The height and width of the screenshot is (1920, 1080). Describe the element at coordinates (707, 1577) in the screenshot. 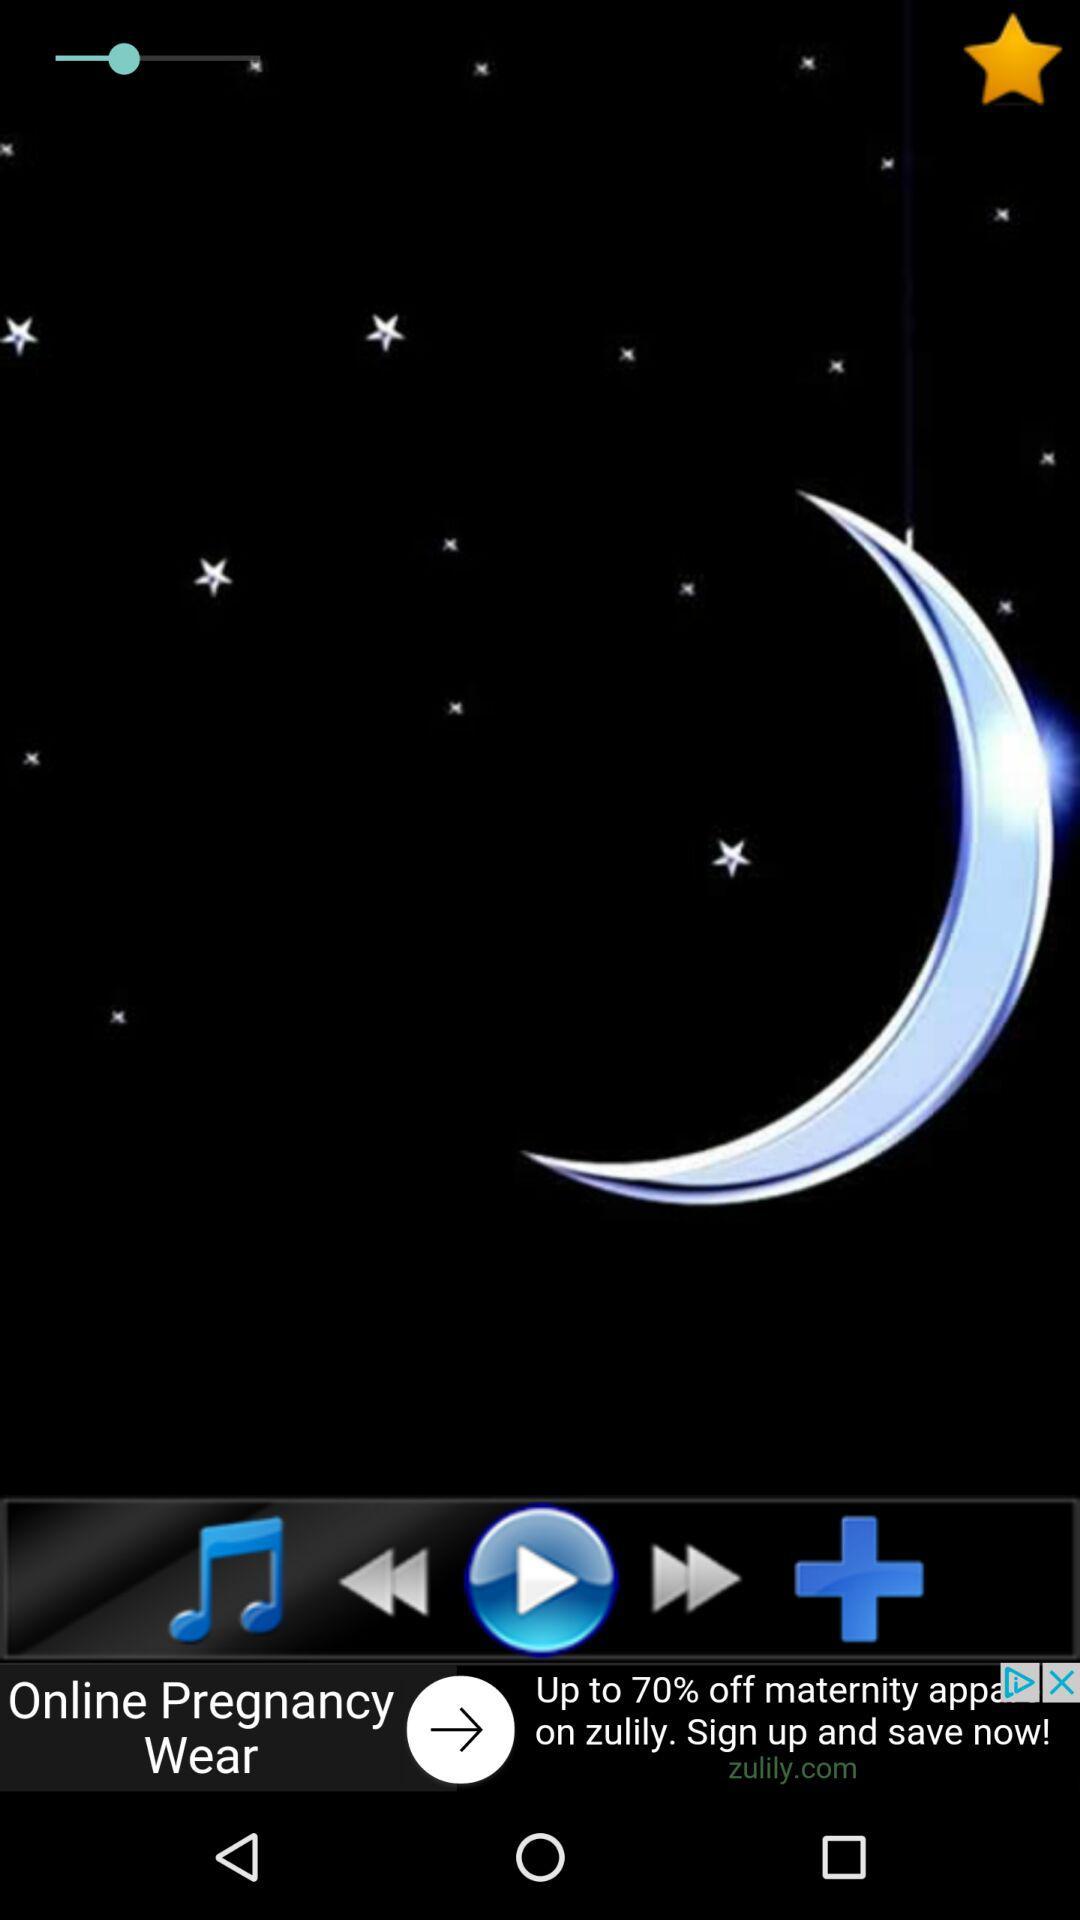

I see `the av_forward icon` at that location.